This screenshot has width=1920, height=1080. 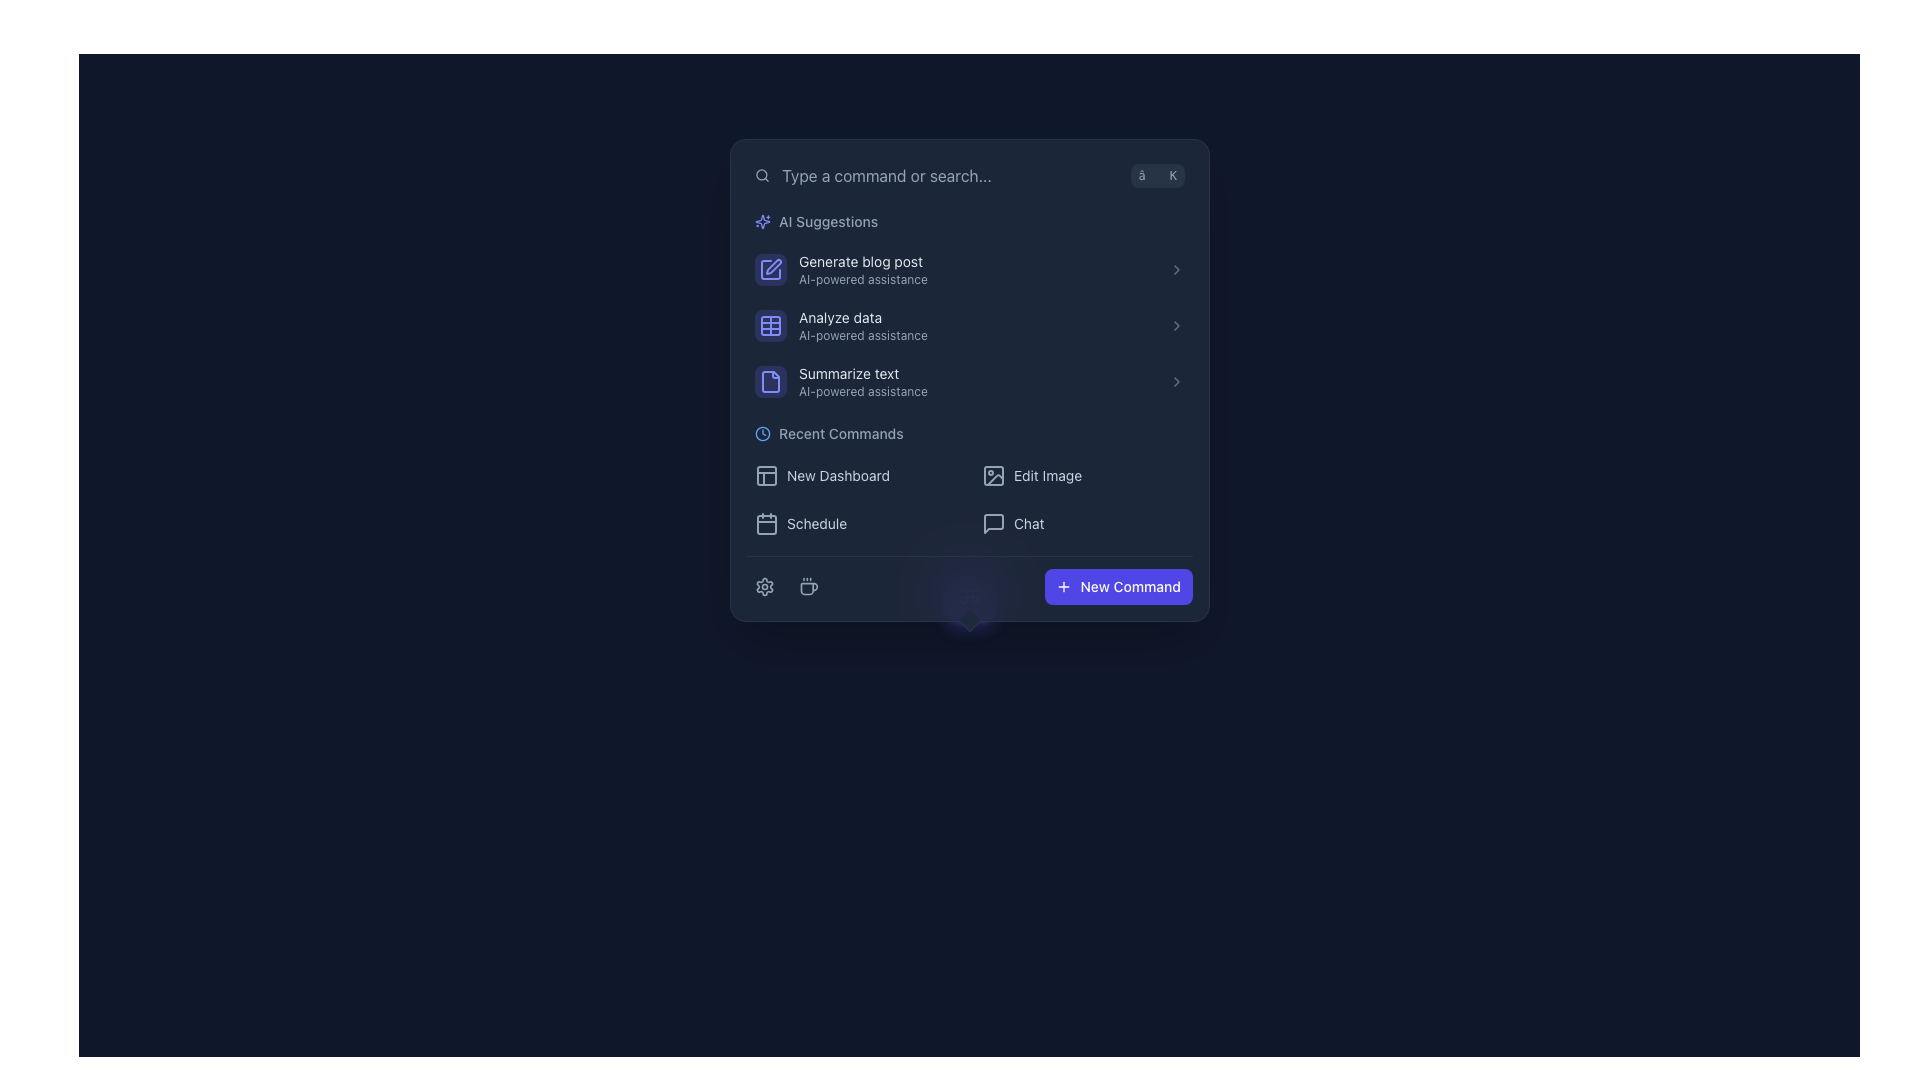 What do you see at coordinates (1082, 475) in the screenshot?
I see `the image editing button located in the 'Recent Commands' section, which is the second button in the first row of the grid` at bounding box center [1082, 475].